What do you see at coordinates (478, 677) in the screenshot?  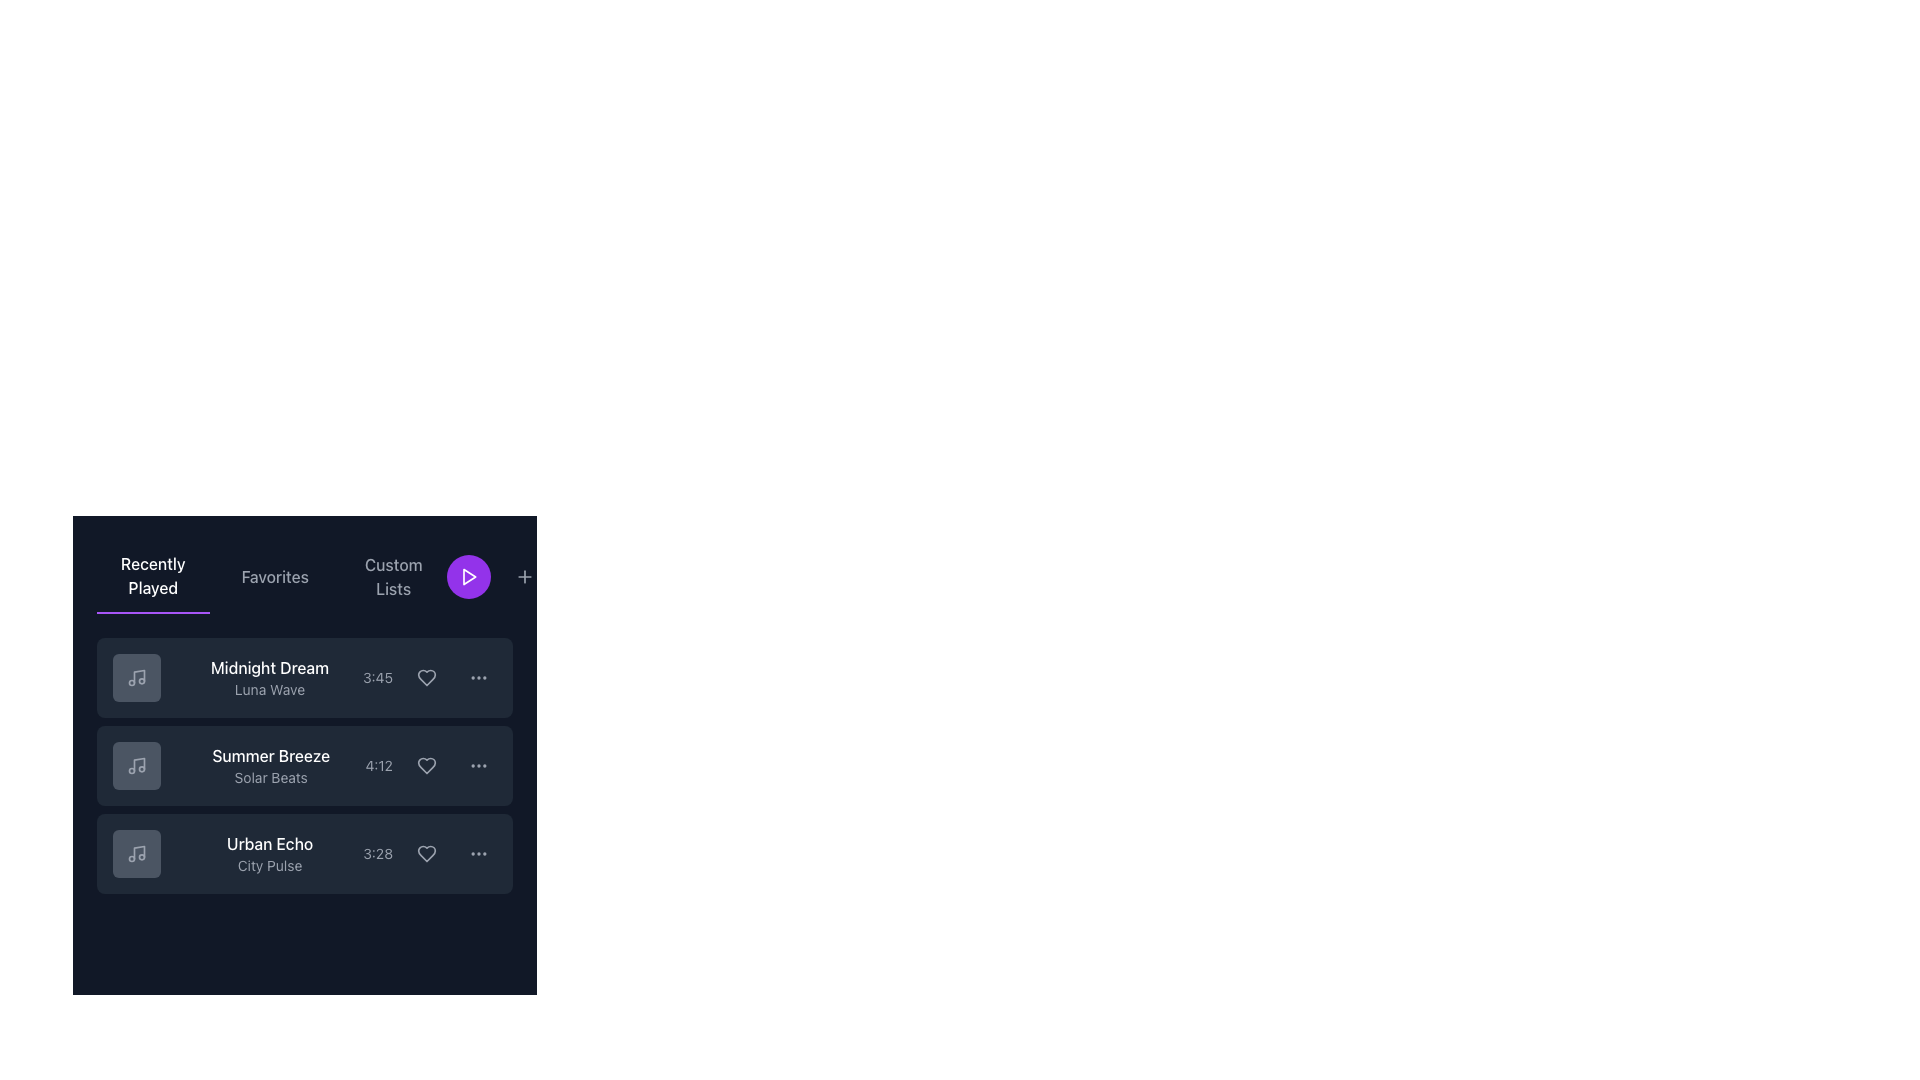 I see `the menu trigger button located to the right of the heart-shaped icon in the row containing '3:45' and the title 'Midnight Dream'` at bounding box center [478, 677].